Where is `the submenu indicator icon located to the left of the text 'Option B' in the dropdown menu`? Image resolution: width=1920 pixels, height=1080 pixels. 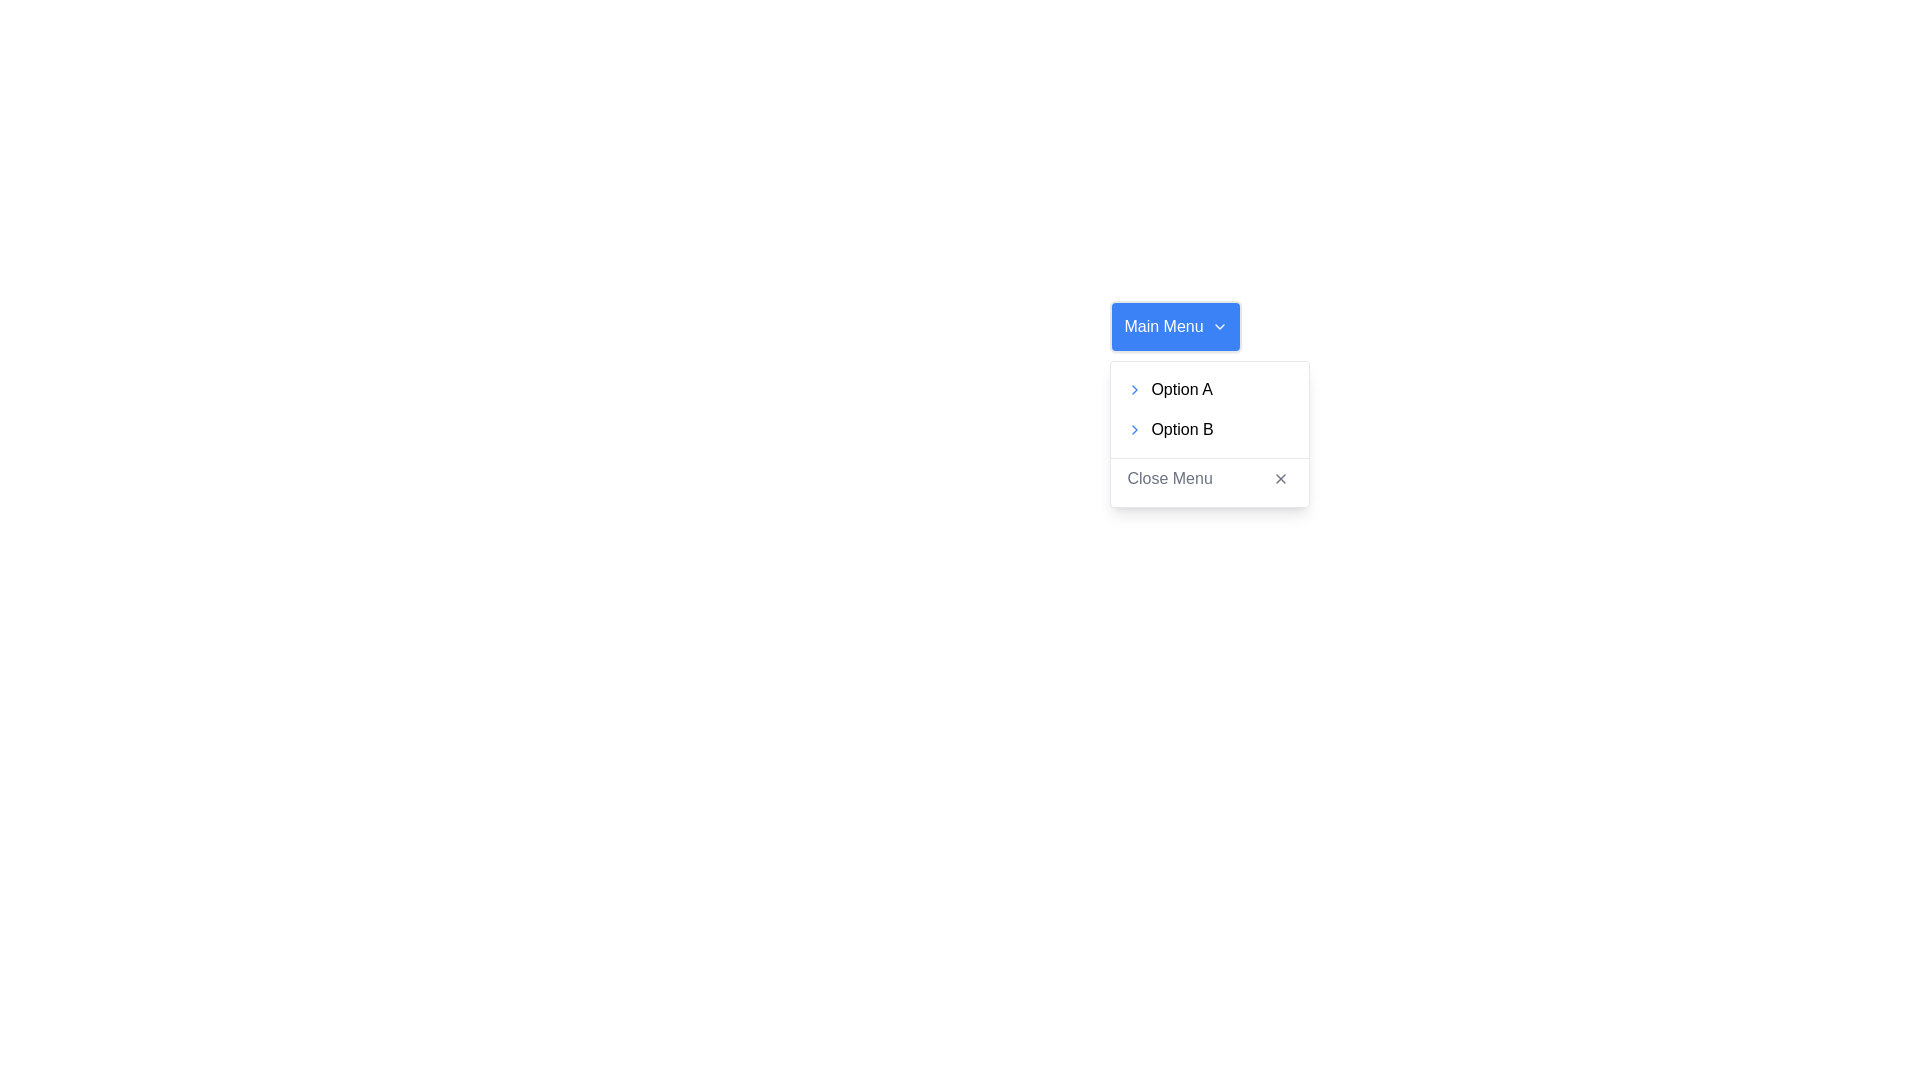
the submenu indicator icon located to the left of the text 'Option B' in the dropdown menu is located at coordinates (1135, 428).